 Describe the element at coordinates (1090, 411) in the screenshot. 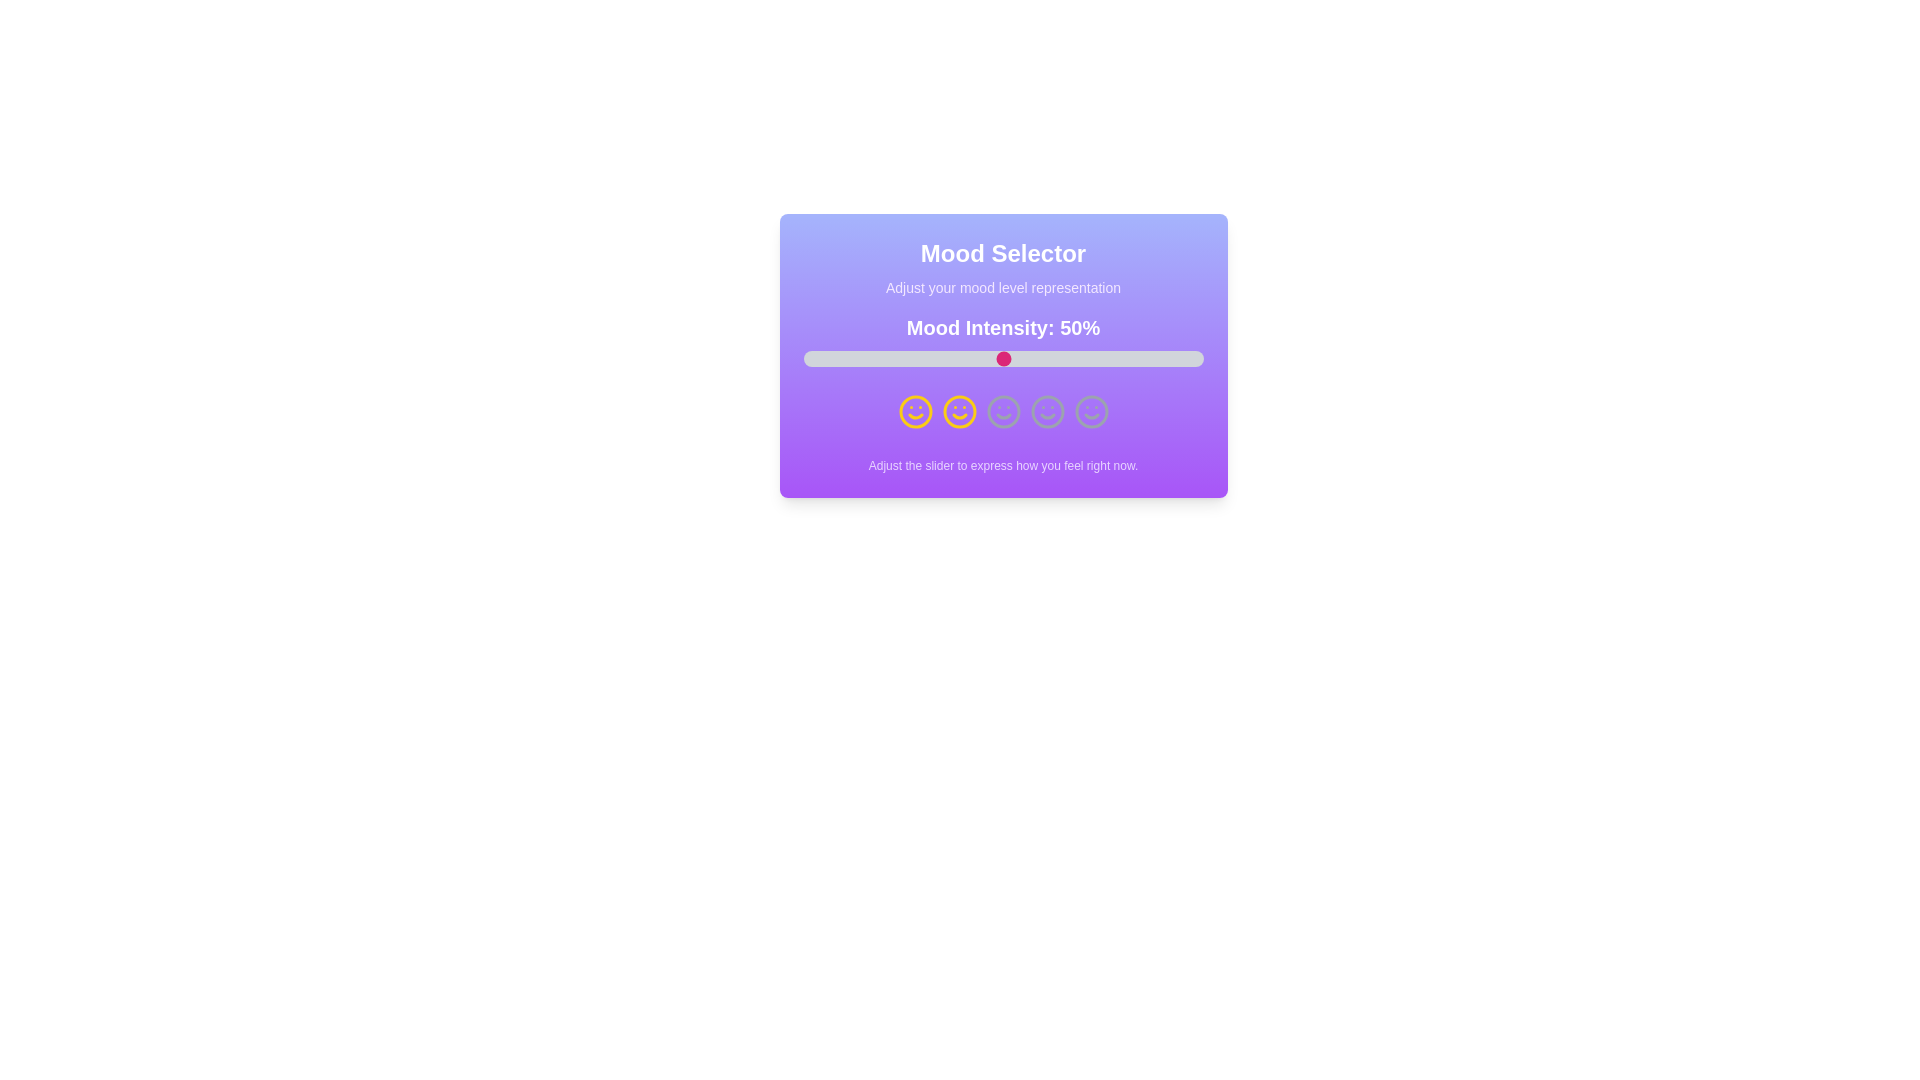

I see `the smiley icon representing very happy mood` at that location.